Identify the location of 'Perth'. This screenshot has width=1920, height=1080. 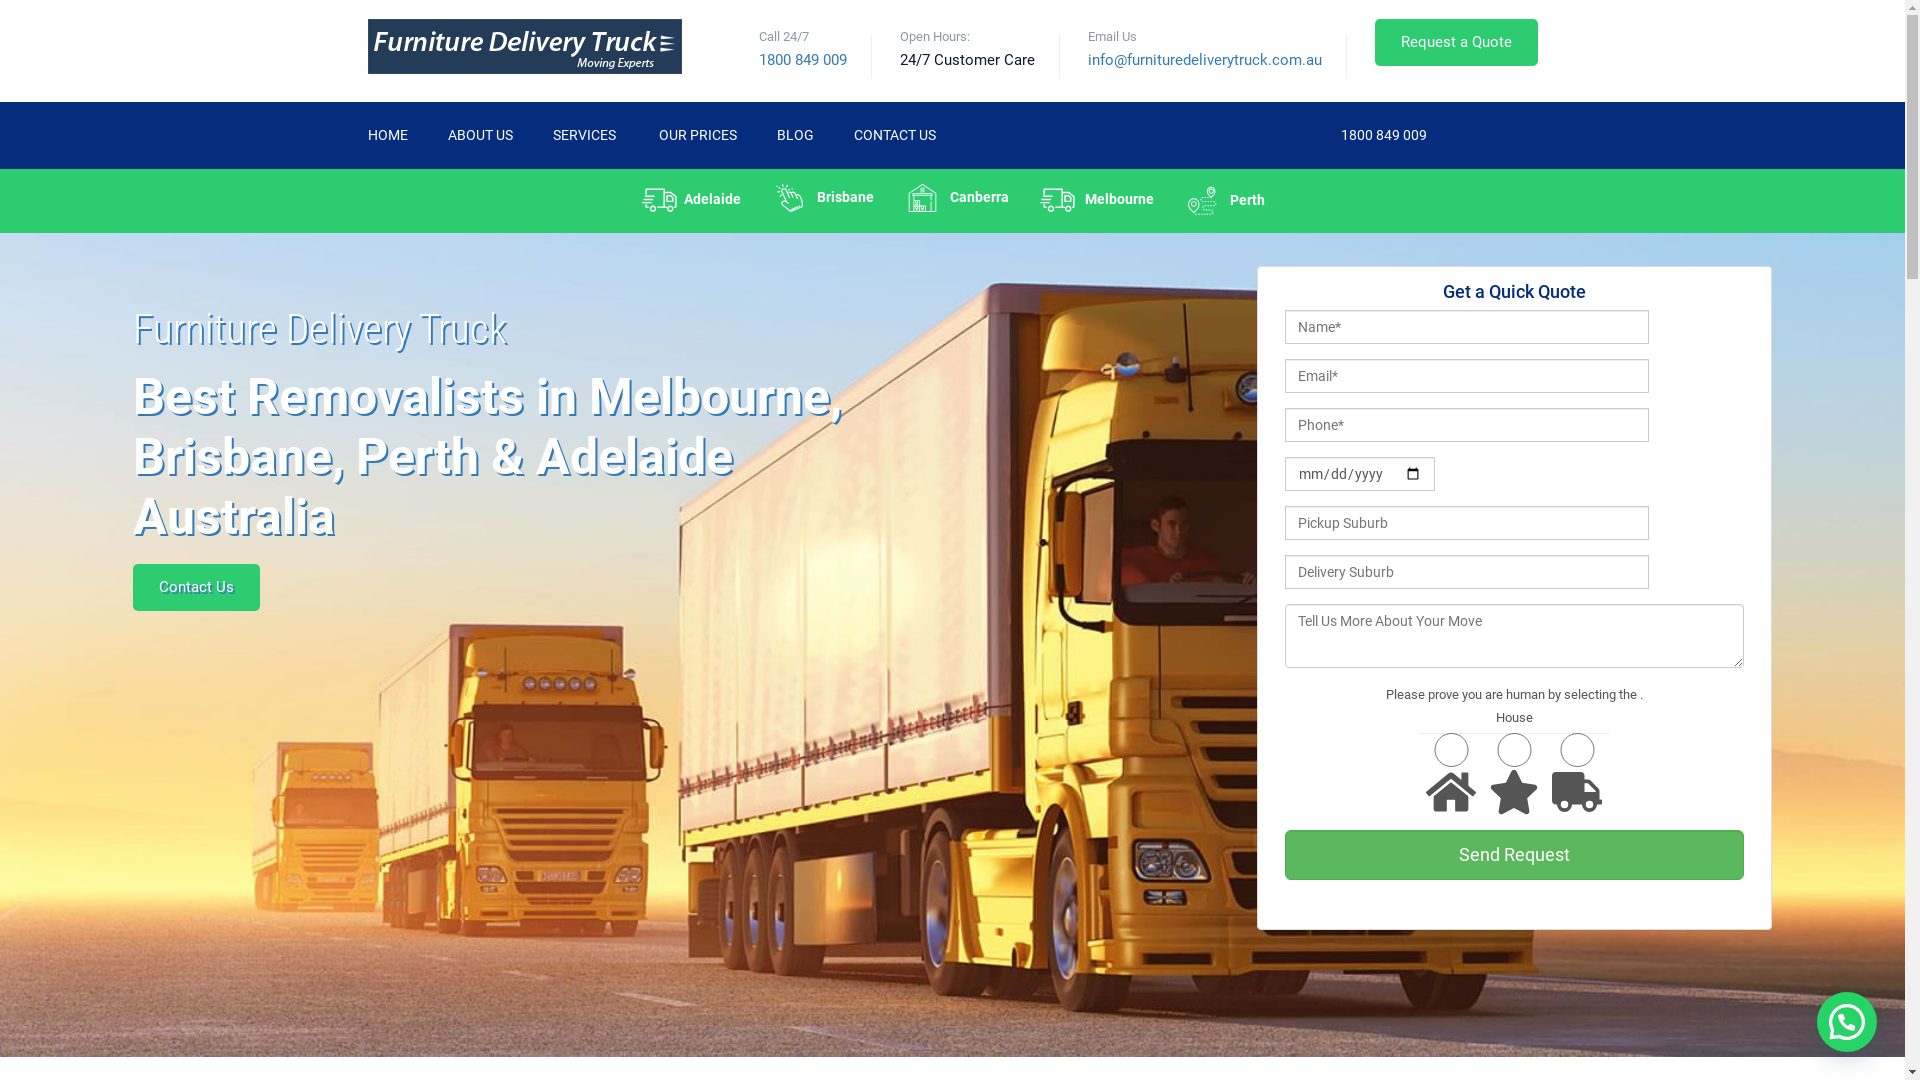
(1222, 200).